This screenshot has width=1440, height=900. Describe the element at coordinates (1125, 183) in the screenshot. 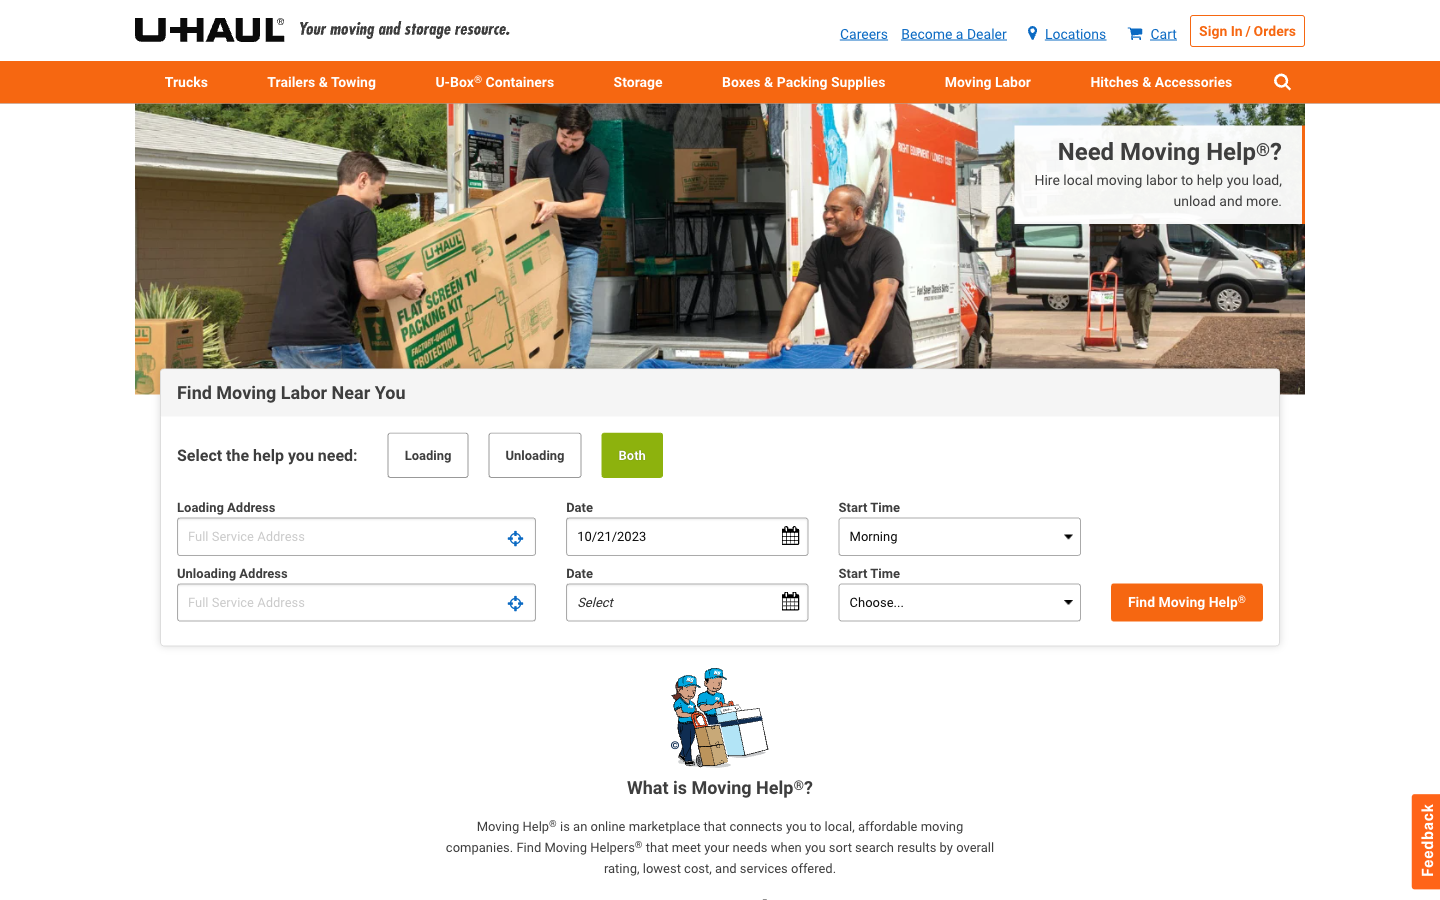

I see `Require local assistance for relocation` at that location.